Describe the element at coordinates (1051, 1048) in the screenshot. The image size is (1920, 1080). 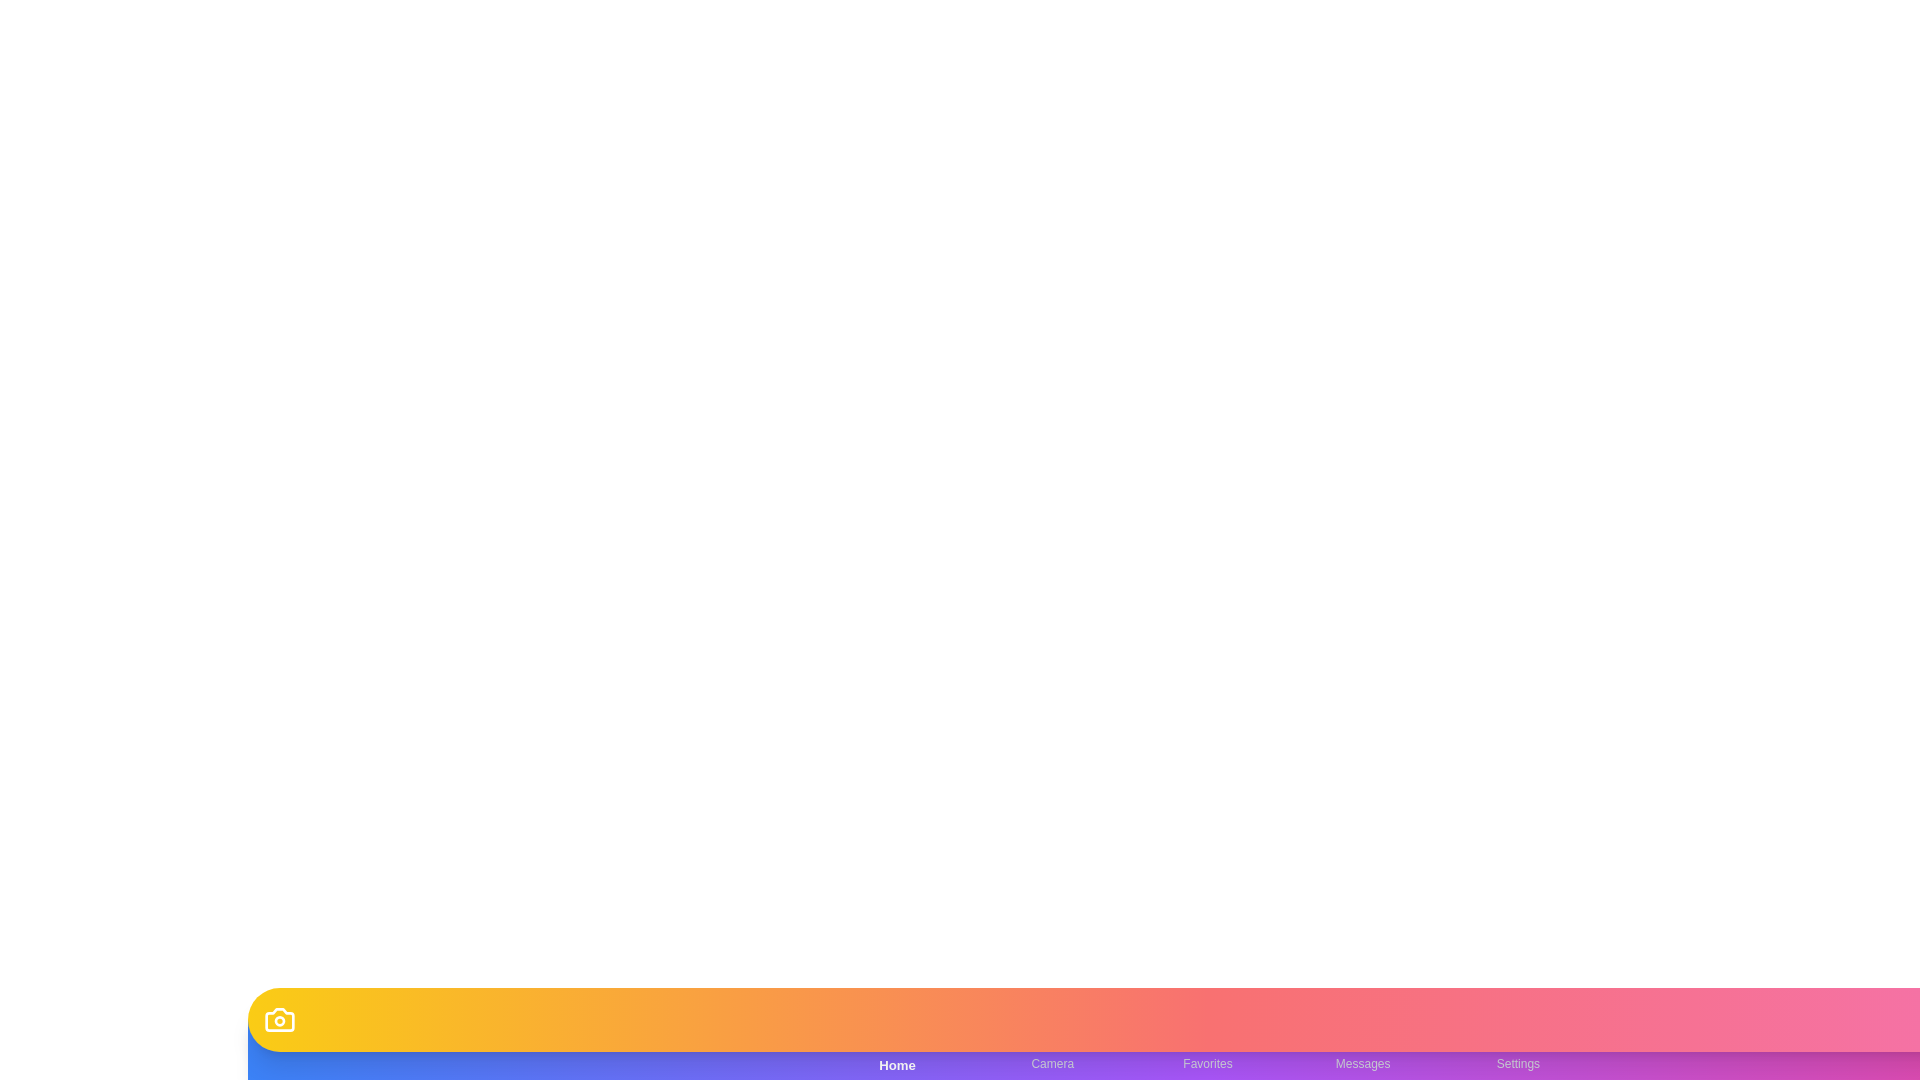
I see `the Camera button to observe its hover effect` at that location.